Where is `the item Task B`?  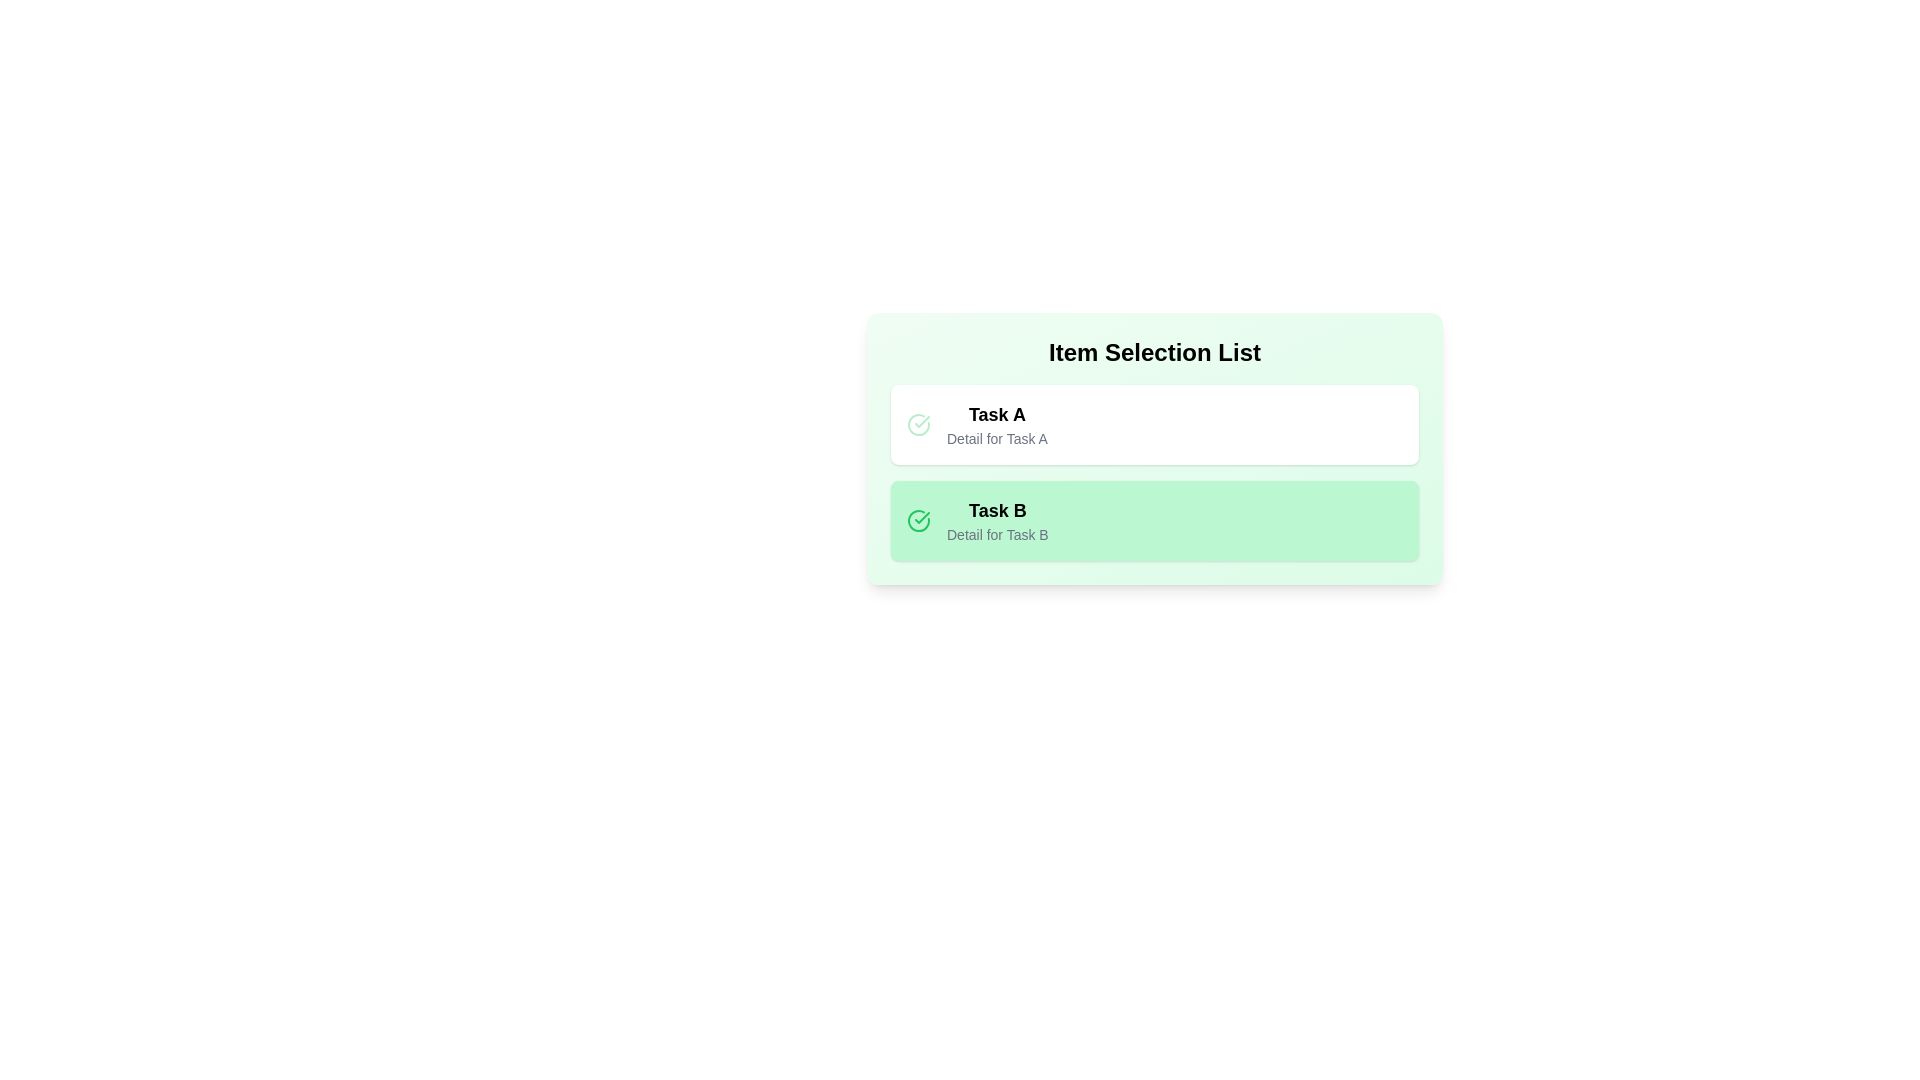
the item Task B is located at coordinates (1155, 519).